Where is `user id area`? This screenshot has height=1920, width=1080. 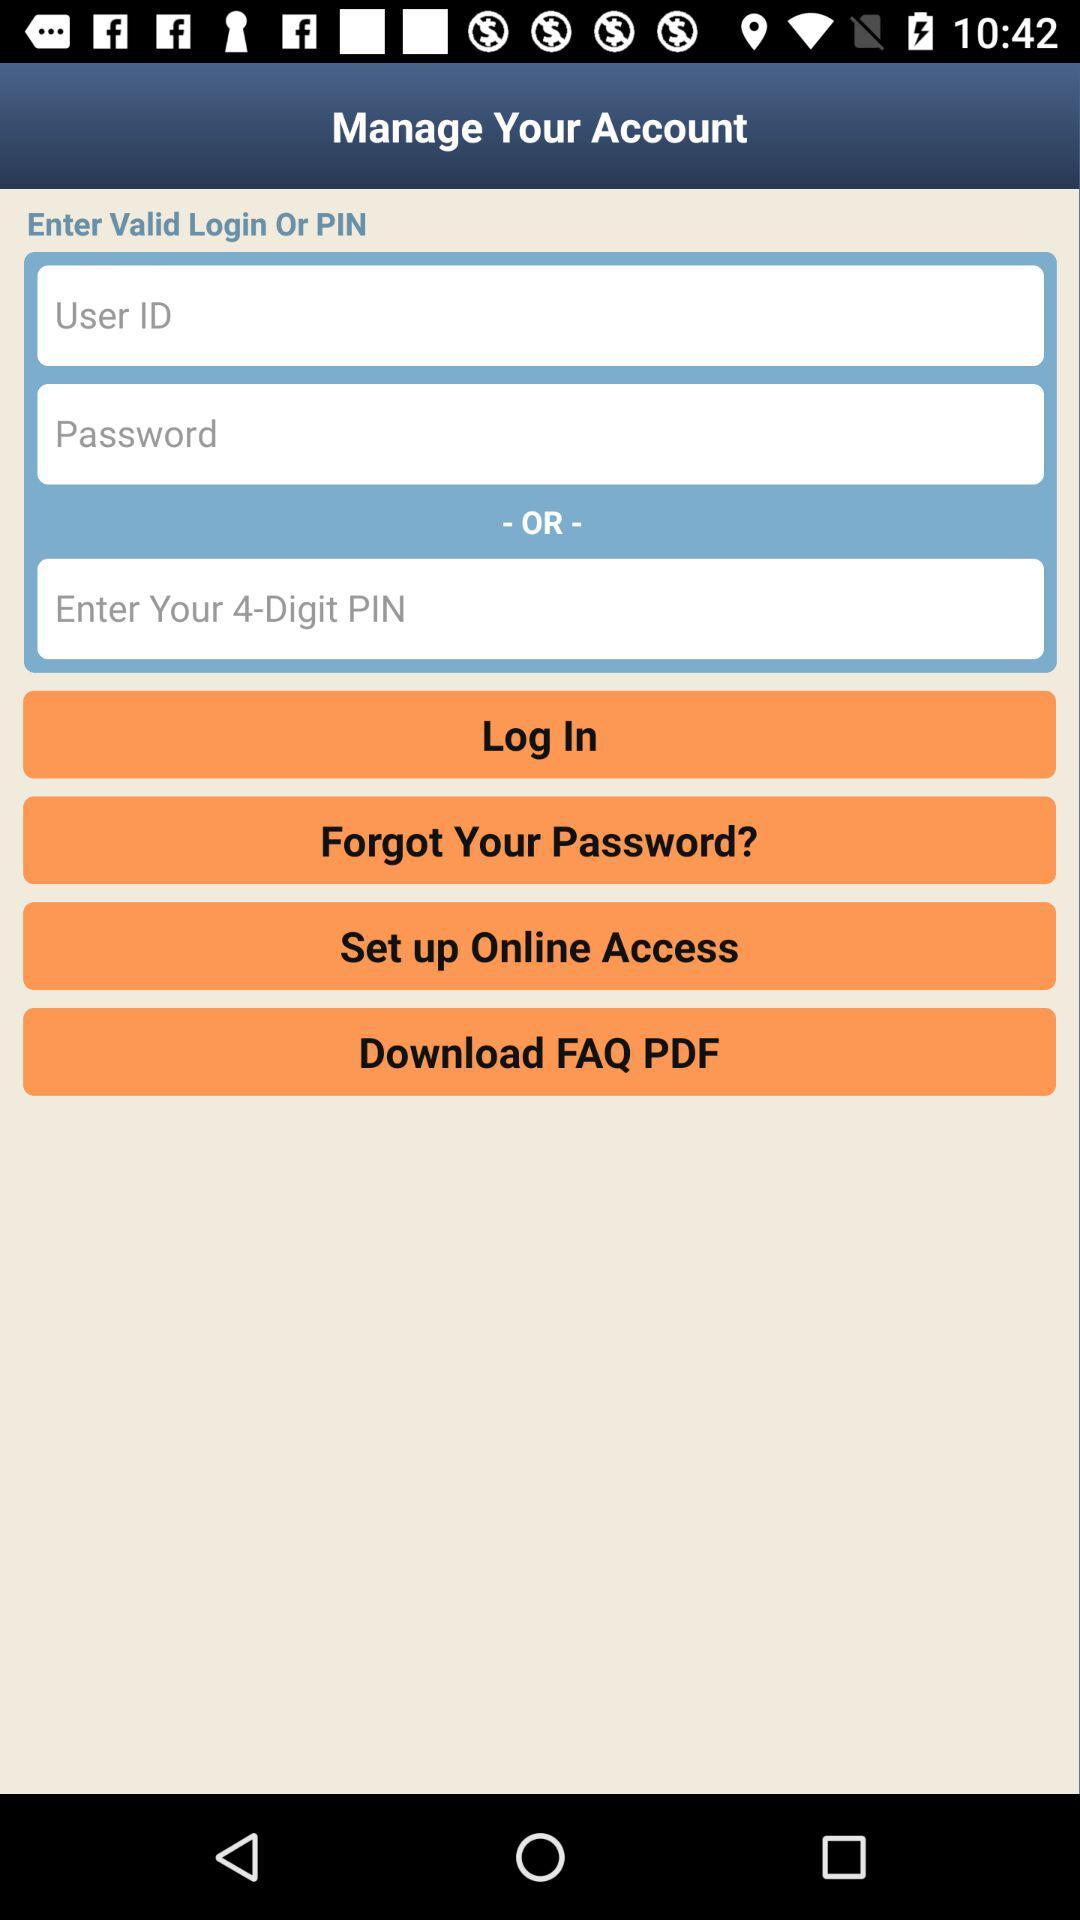 user id area is located at coordinates (540, 314).